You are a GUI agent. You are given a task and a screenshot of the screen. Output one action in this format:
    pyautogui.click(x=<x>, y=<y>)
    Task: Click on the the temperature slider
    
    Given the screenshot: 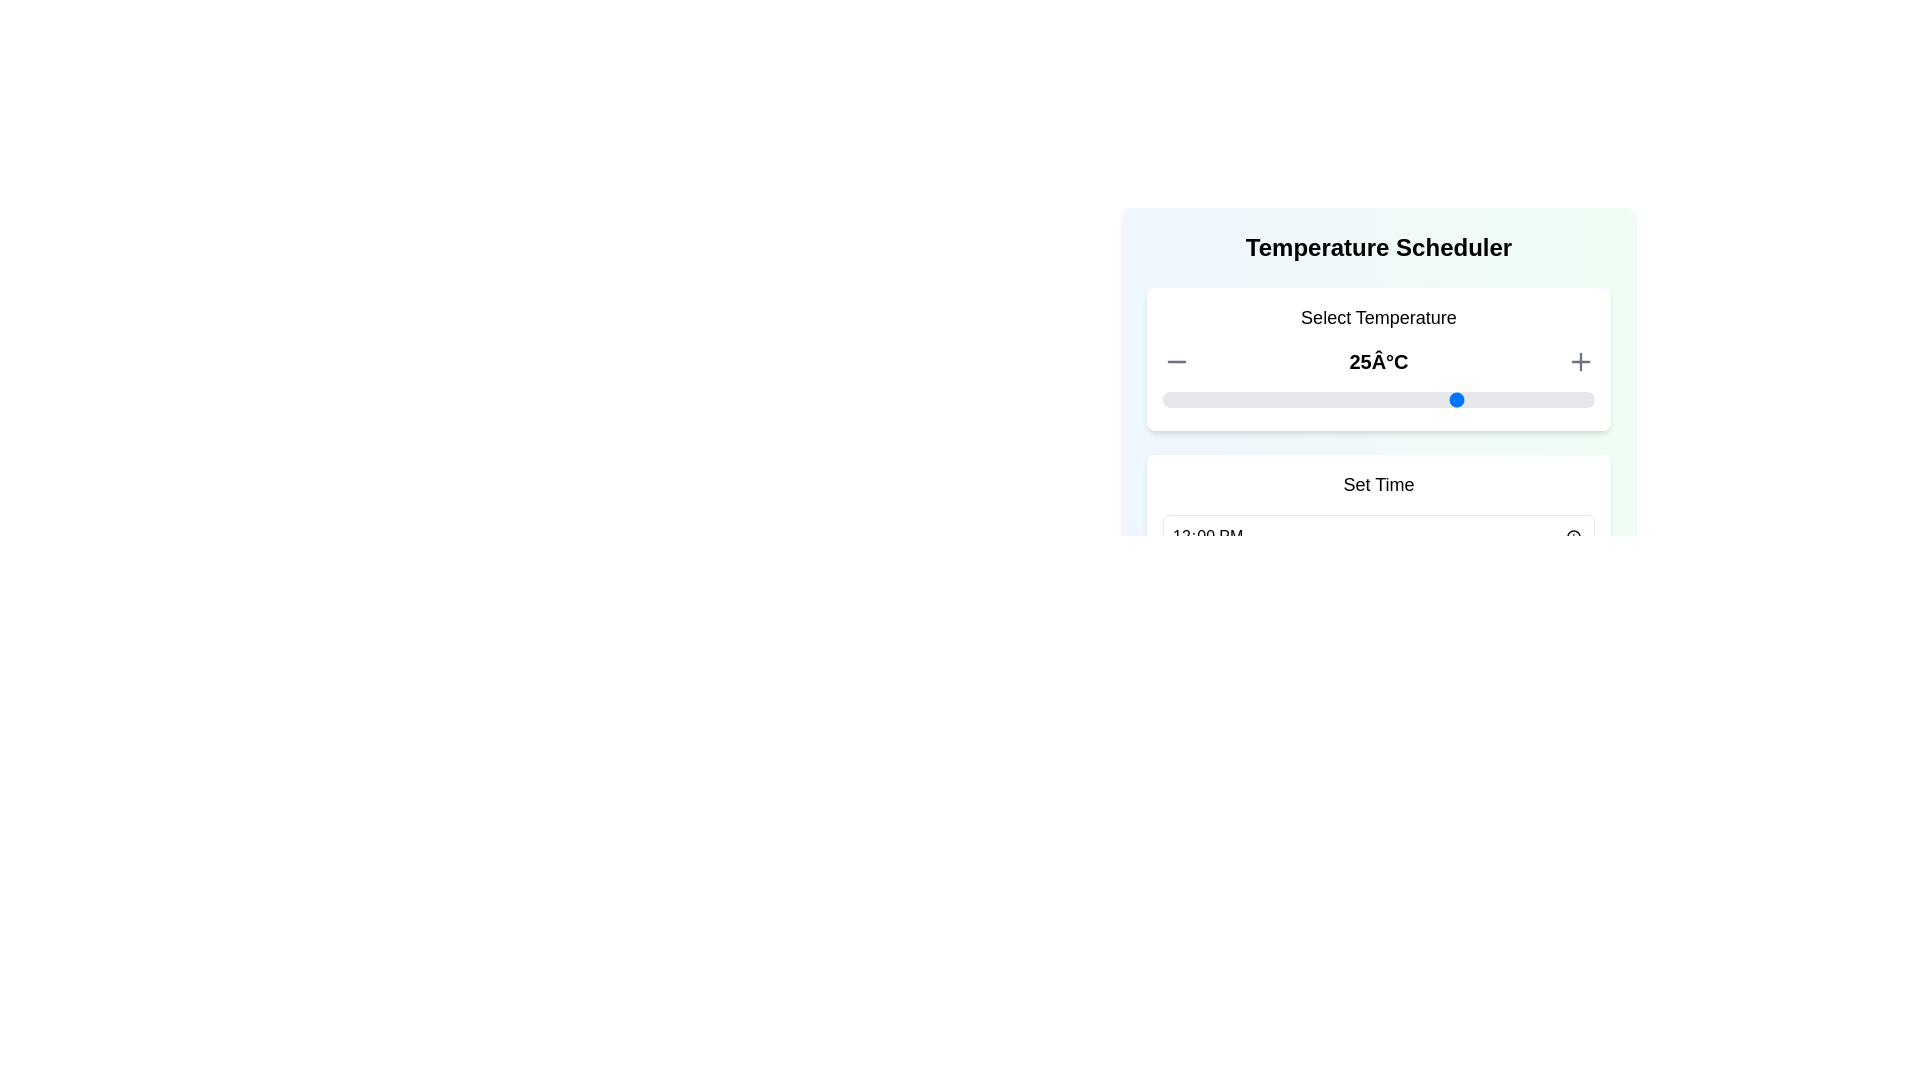 What is the action you would take?
    pyautogui.click(x=1437, y=400)
    